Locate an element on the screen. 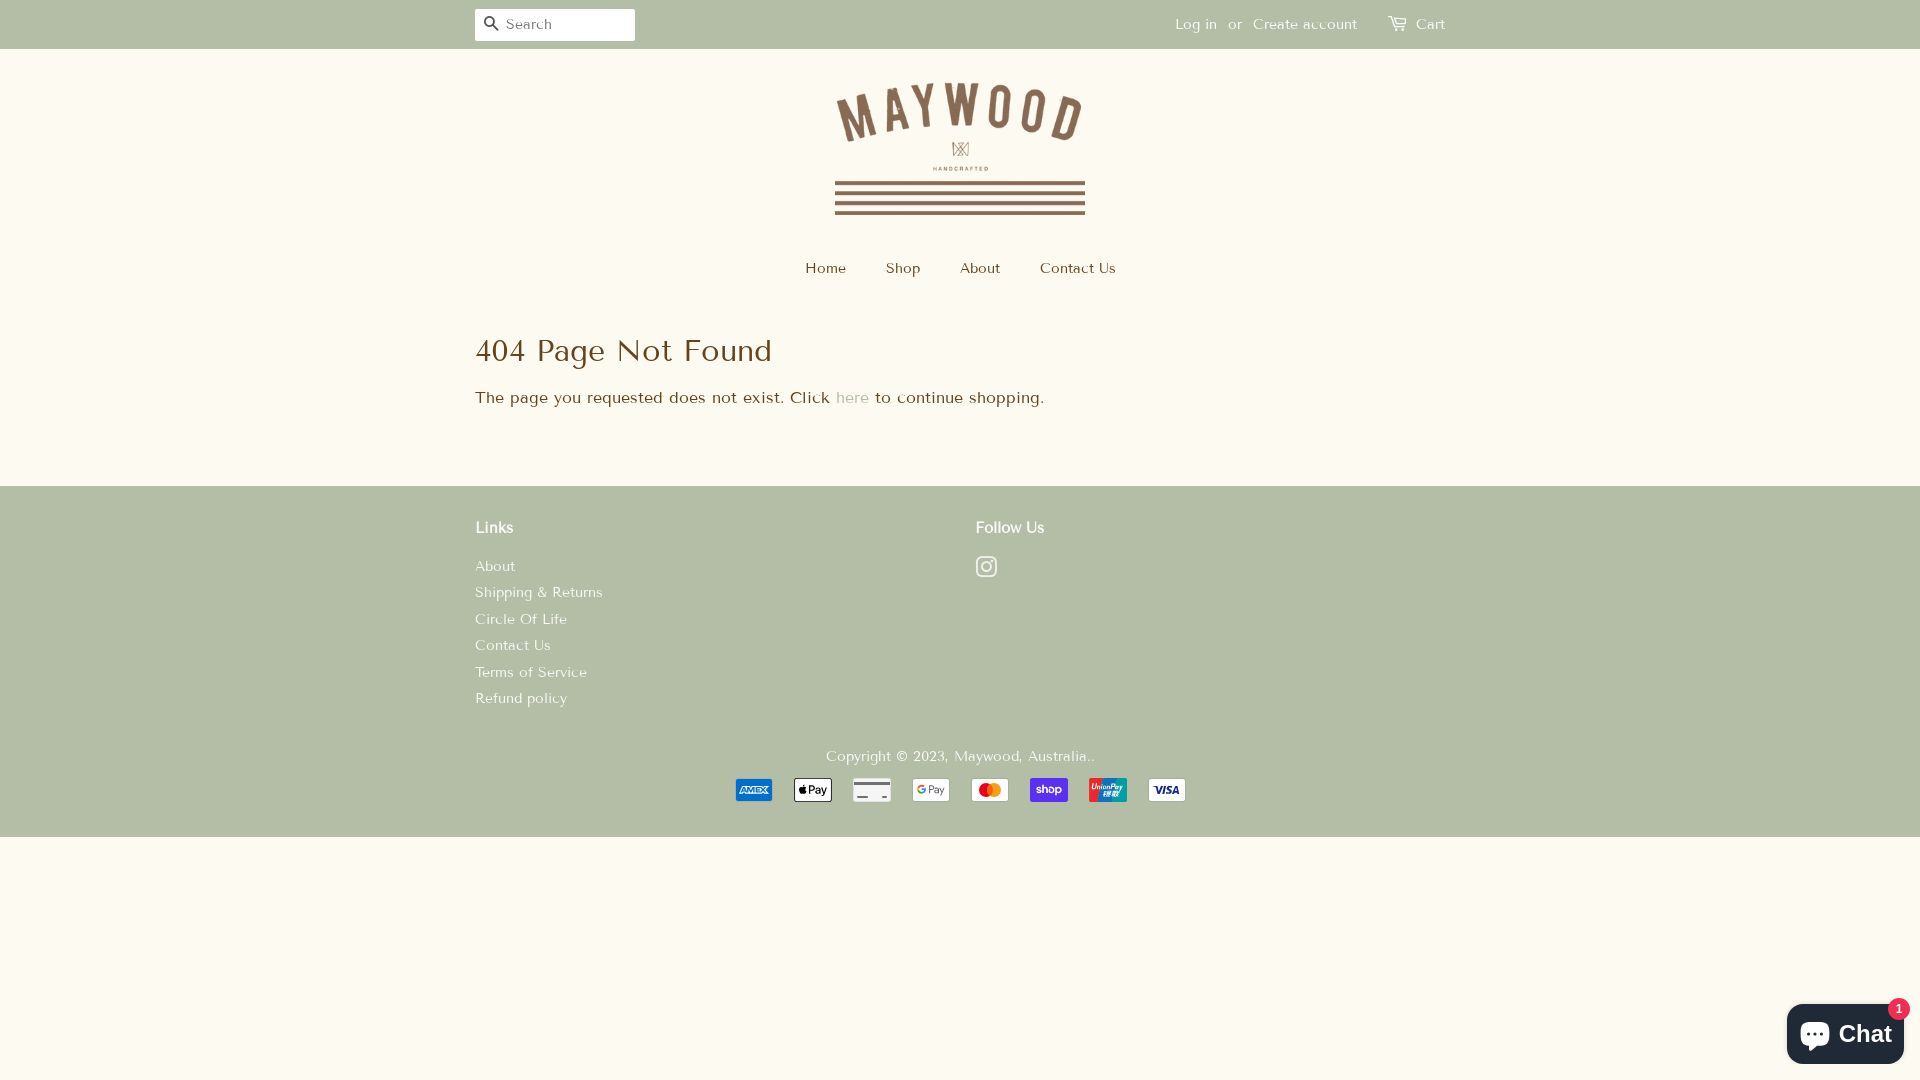 The image size is (1920, 1080). 'About' is located at coordinates (494, 566).